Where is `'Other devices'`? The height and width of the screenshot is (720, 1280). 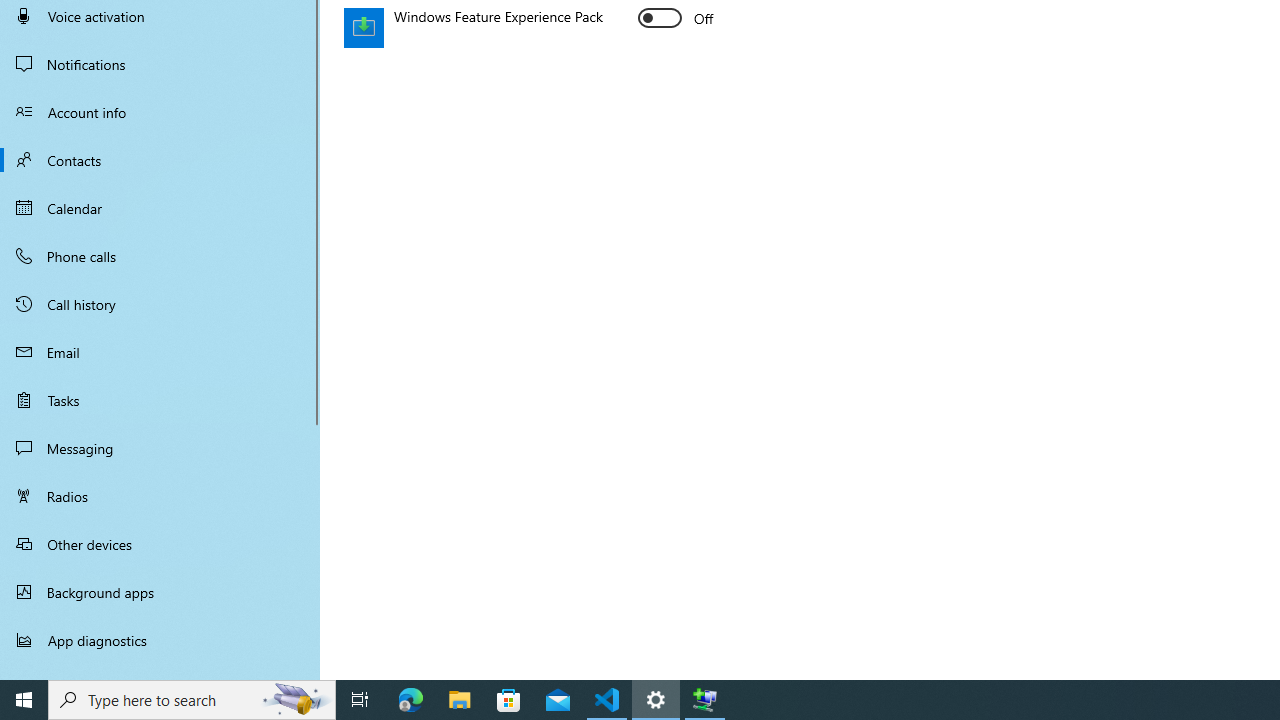 'Other devices' is located at coordinates (160, 543).